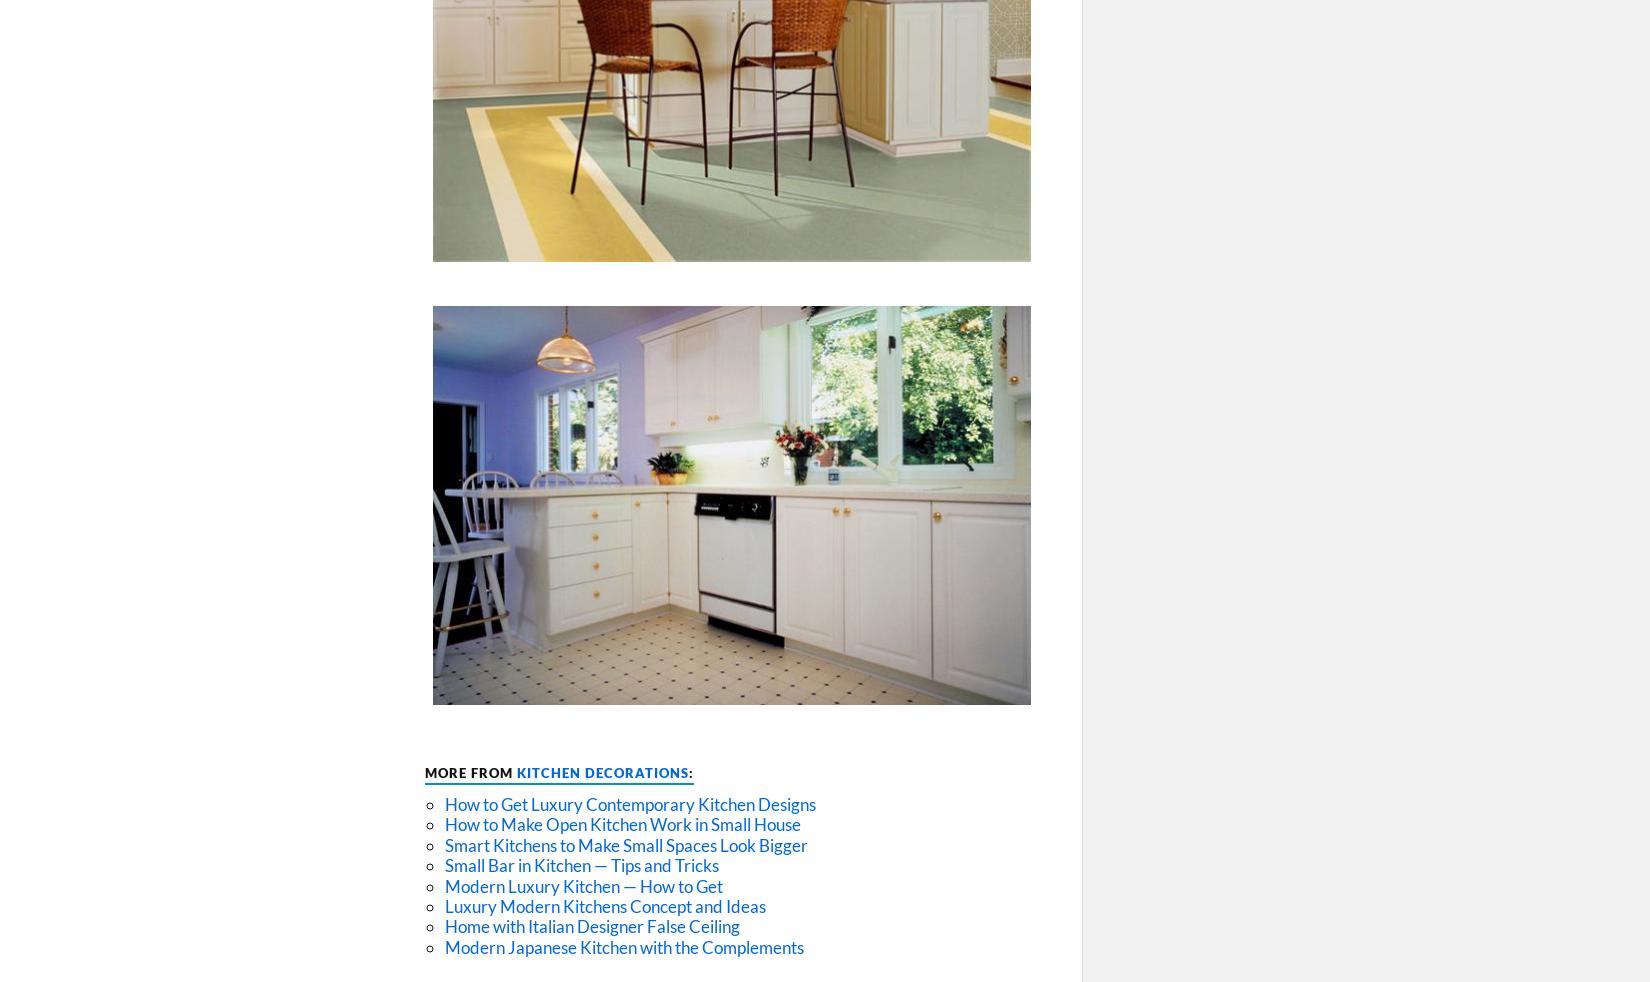 The width and height of the screenshot is (1650, 982). What do you see at coordinates (444, 865) in the screenshot?
I see `'Small Bar in Kitchen — Tips and Tricks'` at bounding box center [444, 865].